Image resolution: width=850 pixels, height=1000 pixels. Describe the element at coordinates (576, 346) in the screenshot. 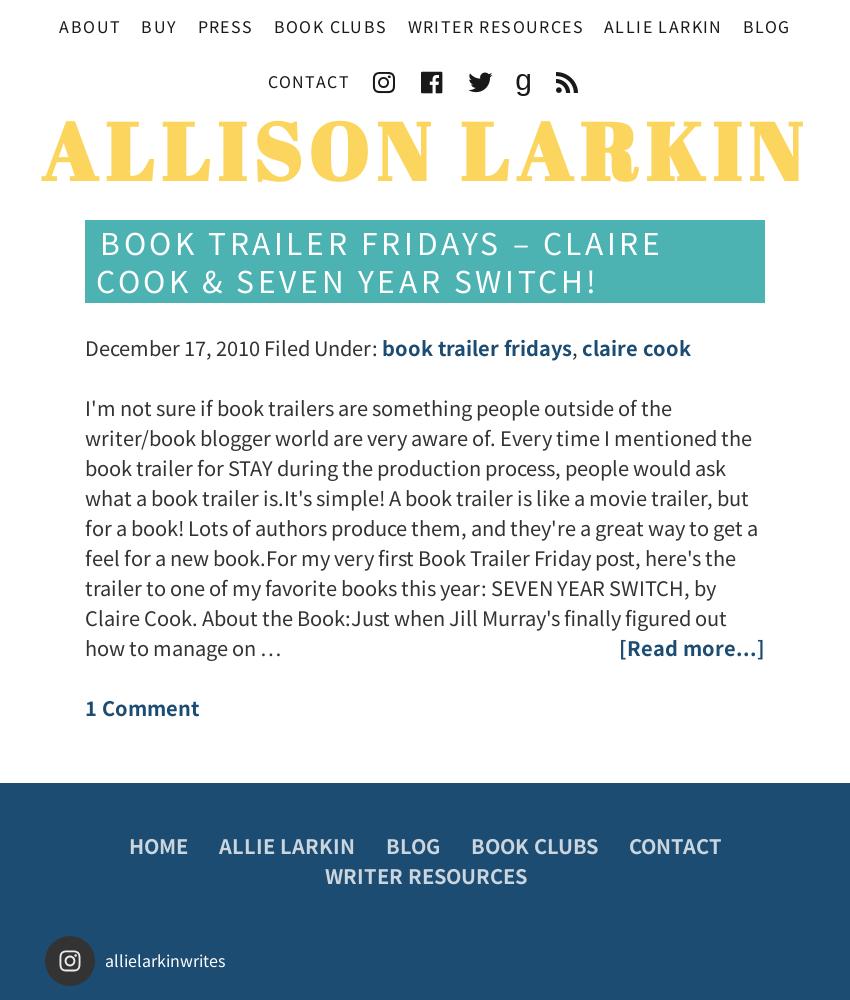

I see `','` at that location.